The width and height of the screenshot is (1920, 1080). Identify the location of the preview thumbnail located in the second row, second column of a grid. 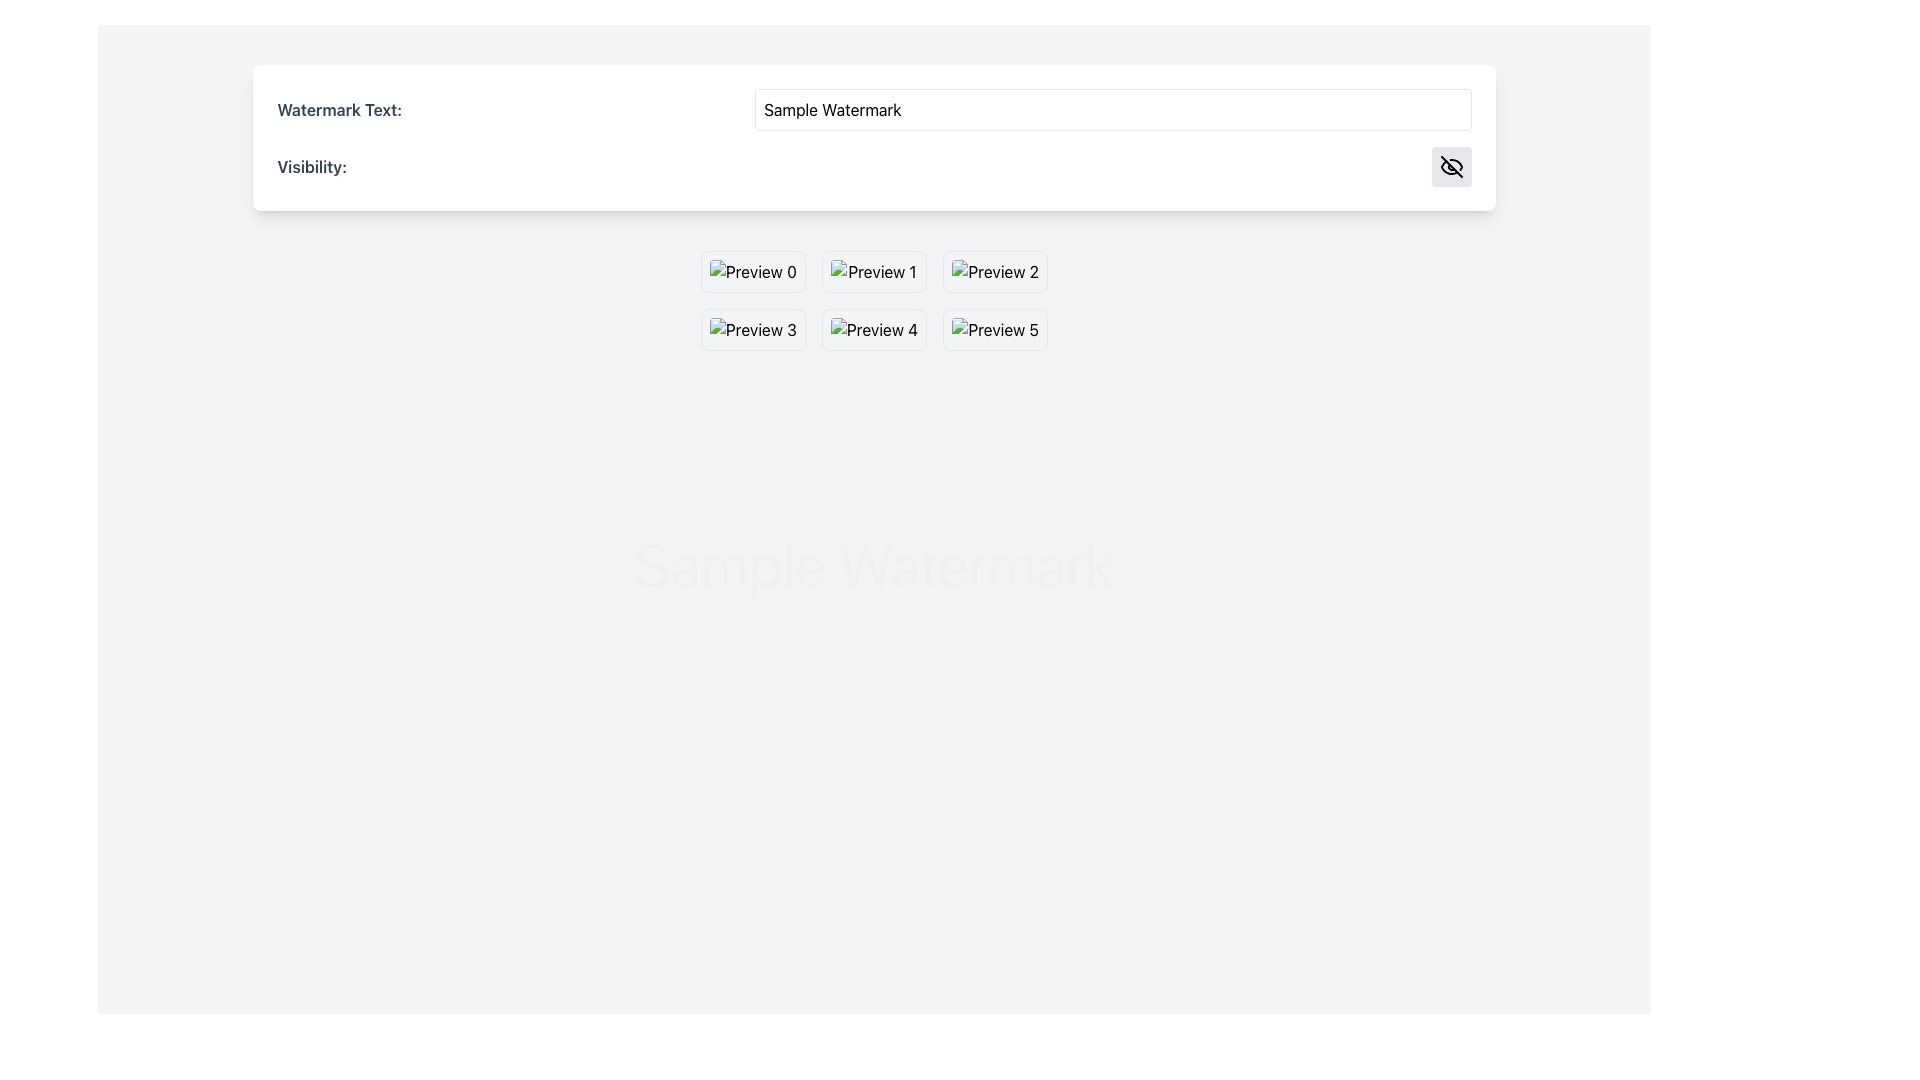
(874, 329).